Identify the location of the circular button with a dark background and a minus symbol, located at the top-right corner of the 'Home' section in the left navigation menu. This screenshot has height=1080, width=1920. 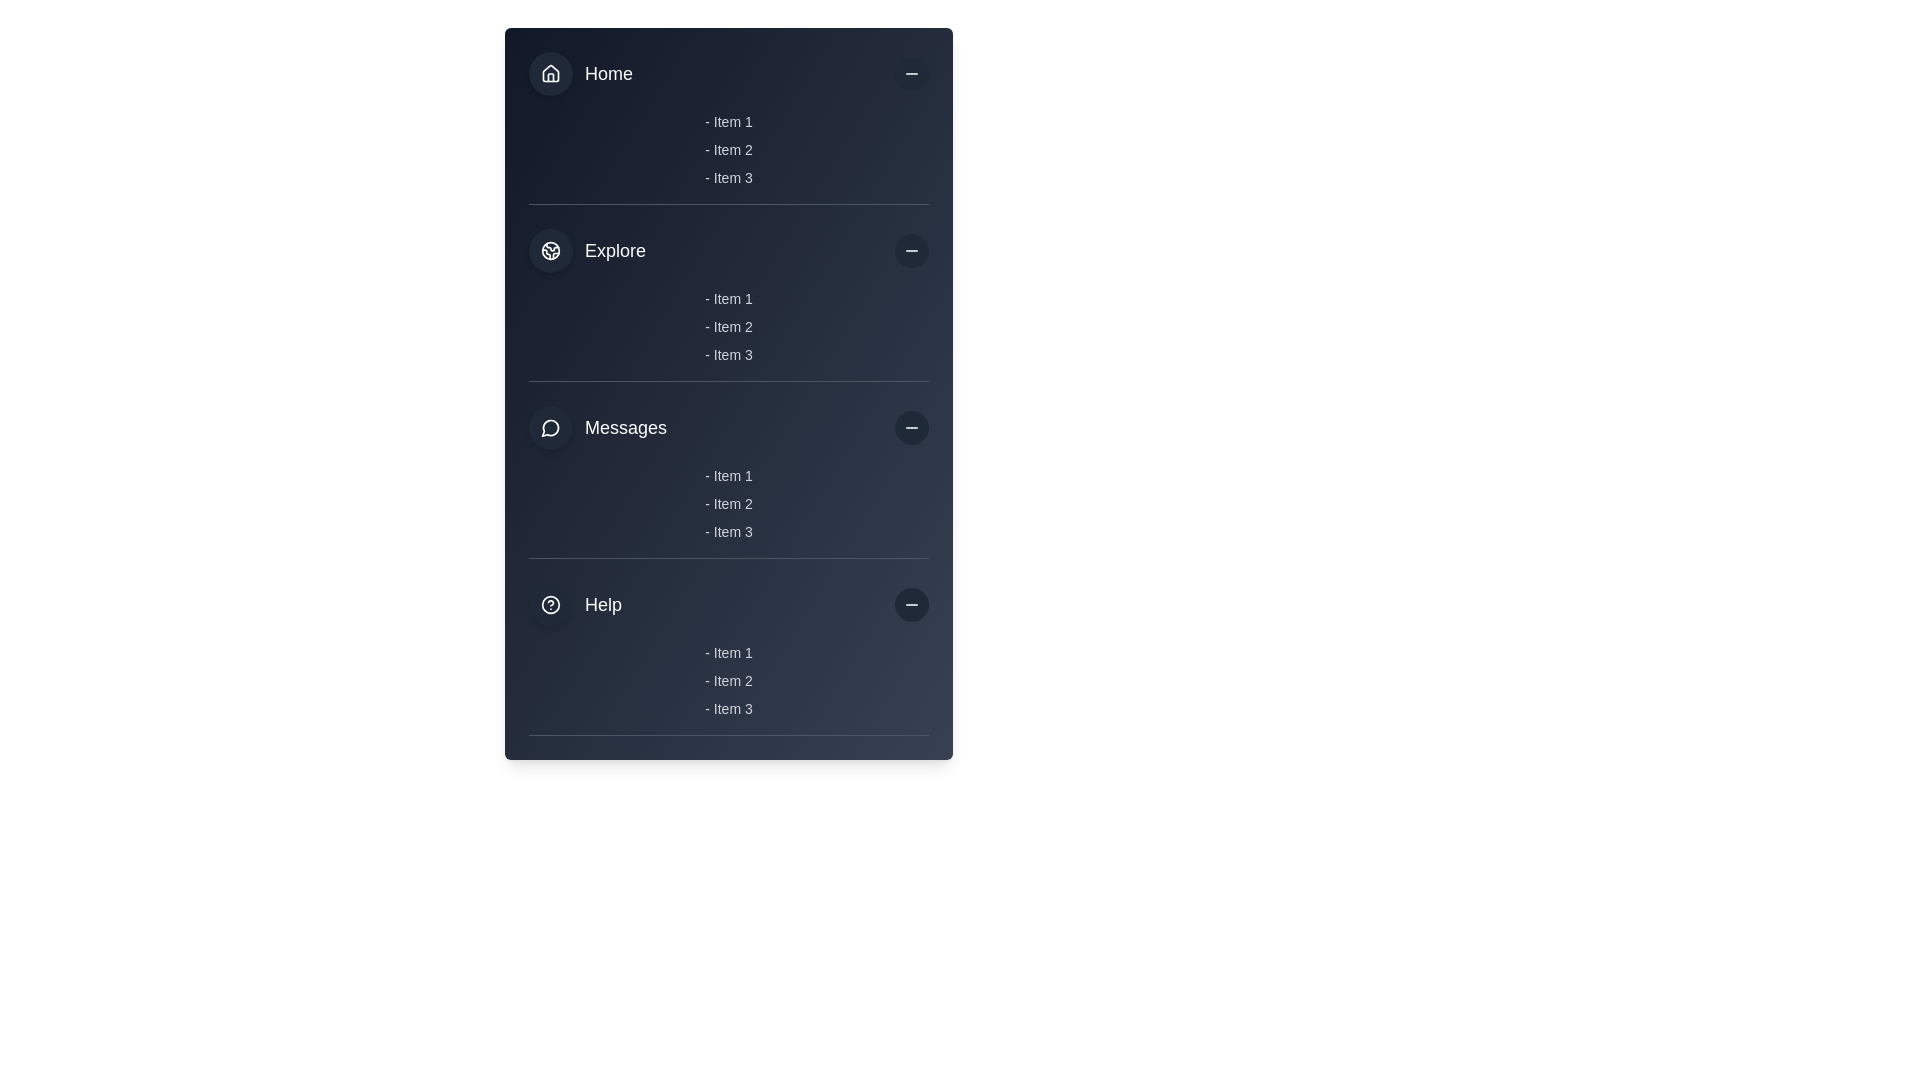
(911, 72).